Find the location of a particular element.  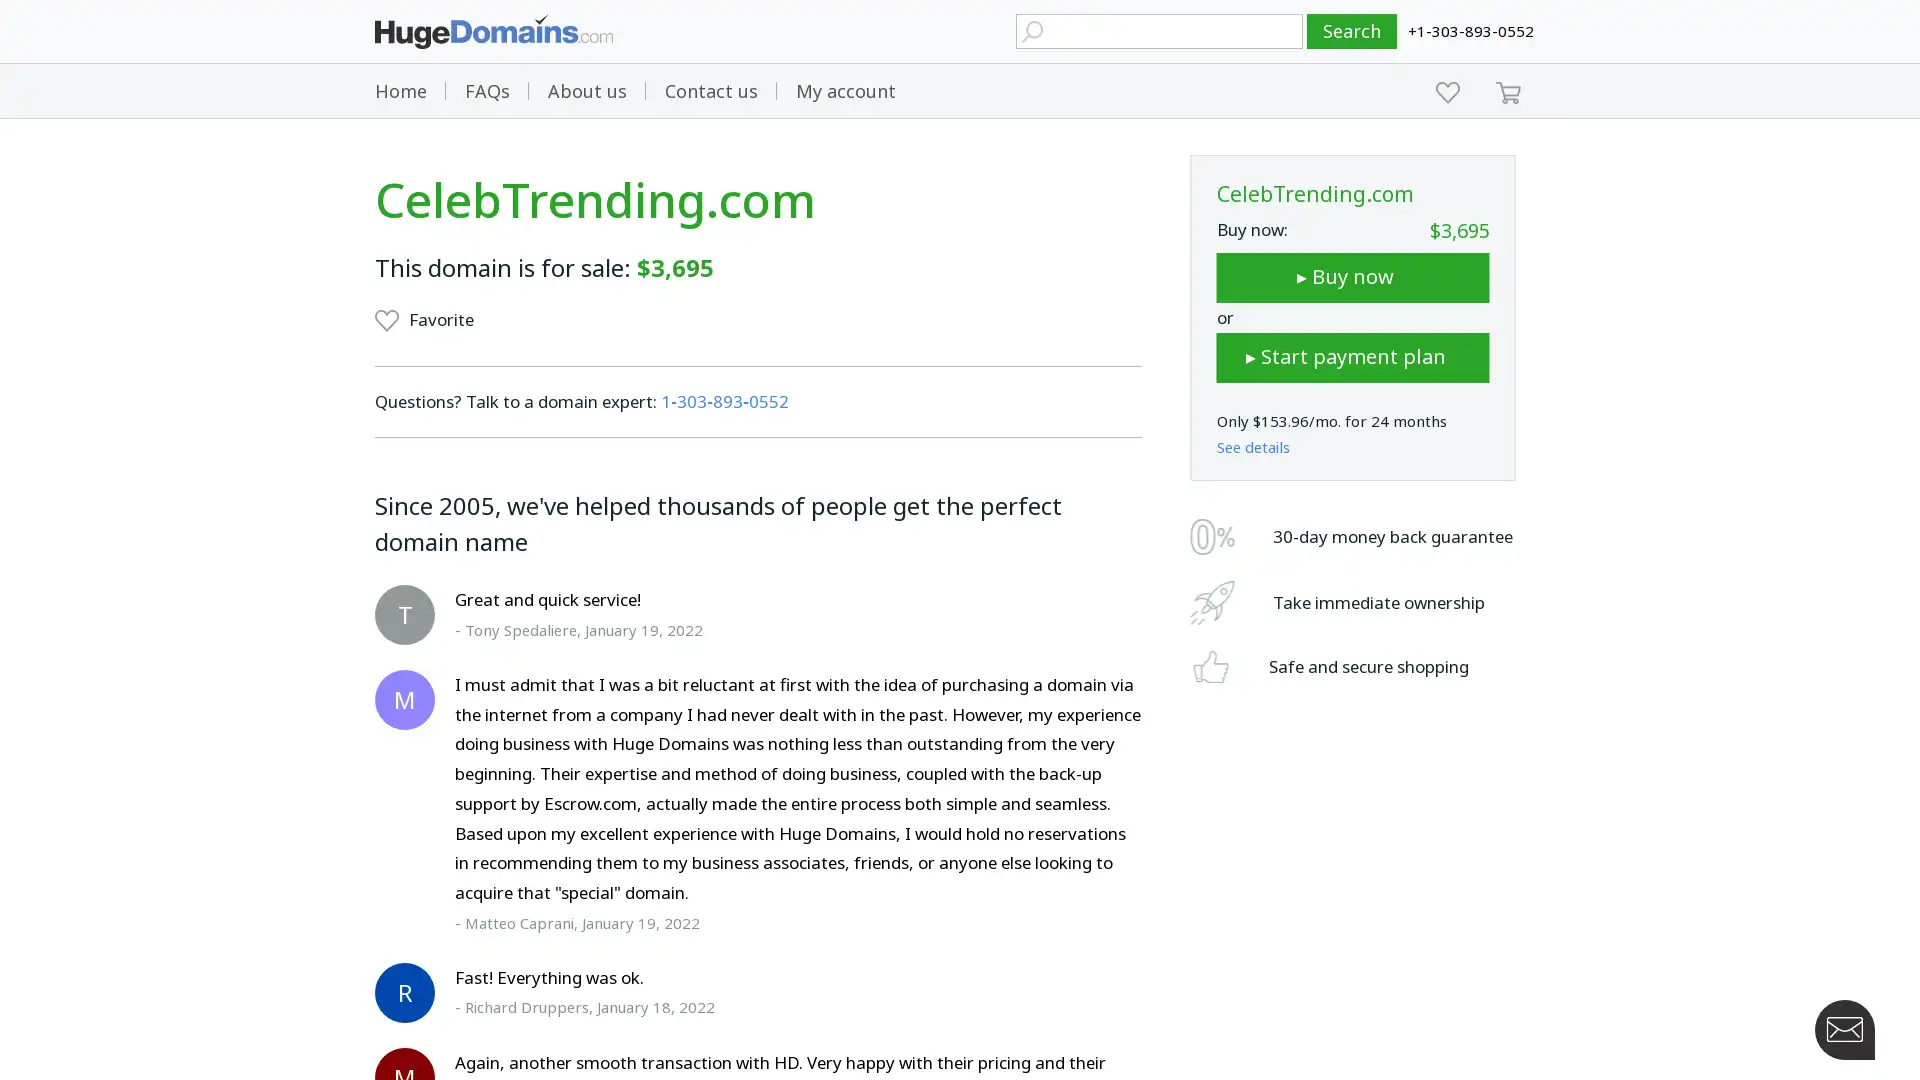

Search is located at coordinates (1352, 31).